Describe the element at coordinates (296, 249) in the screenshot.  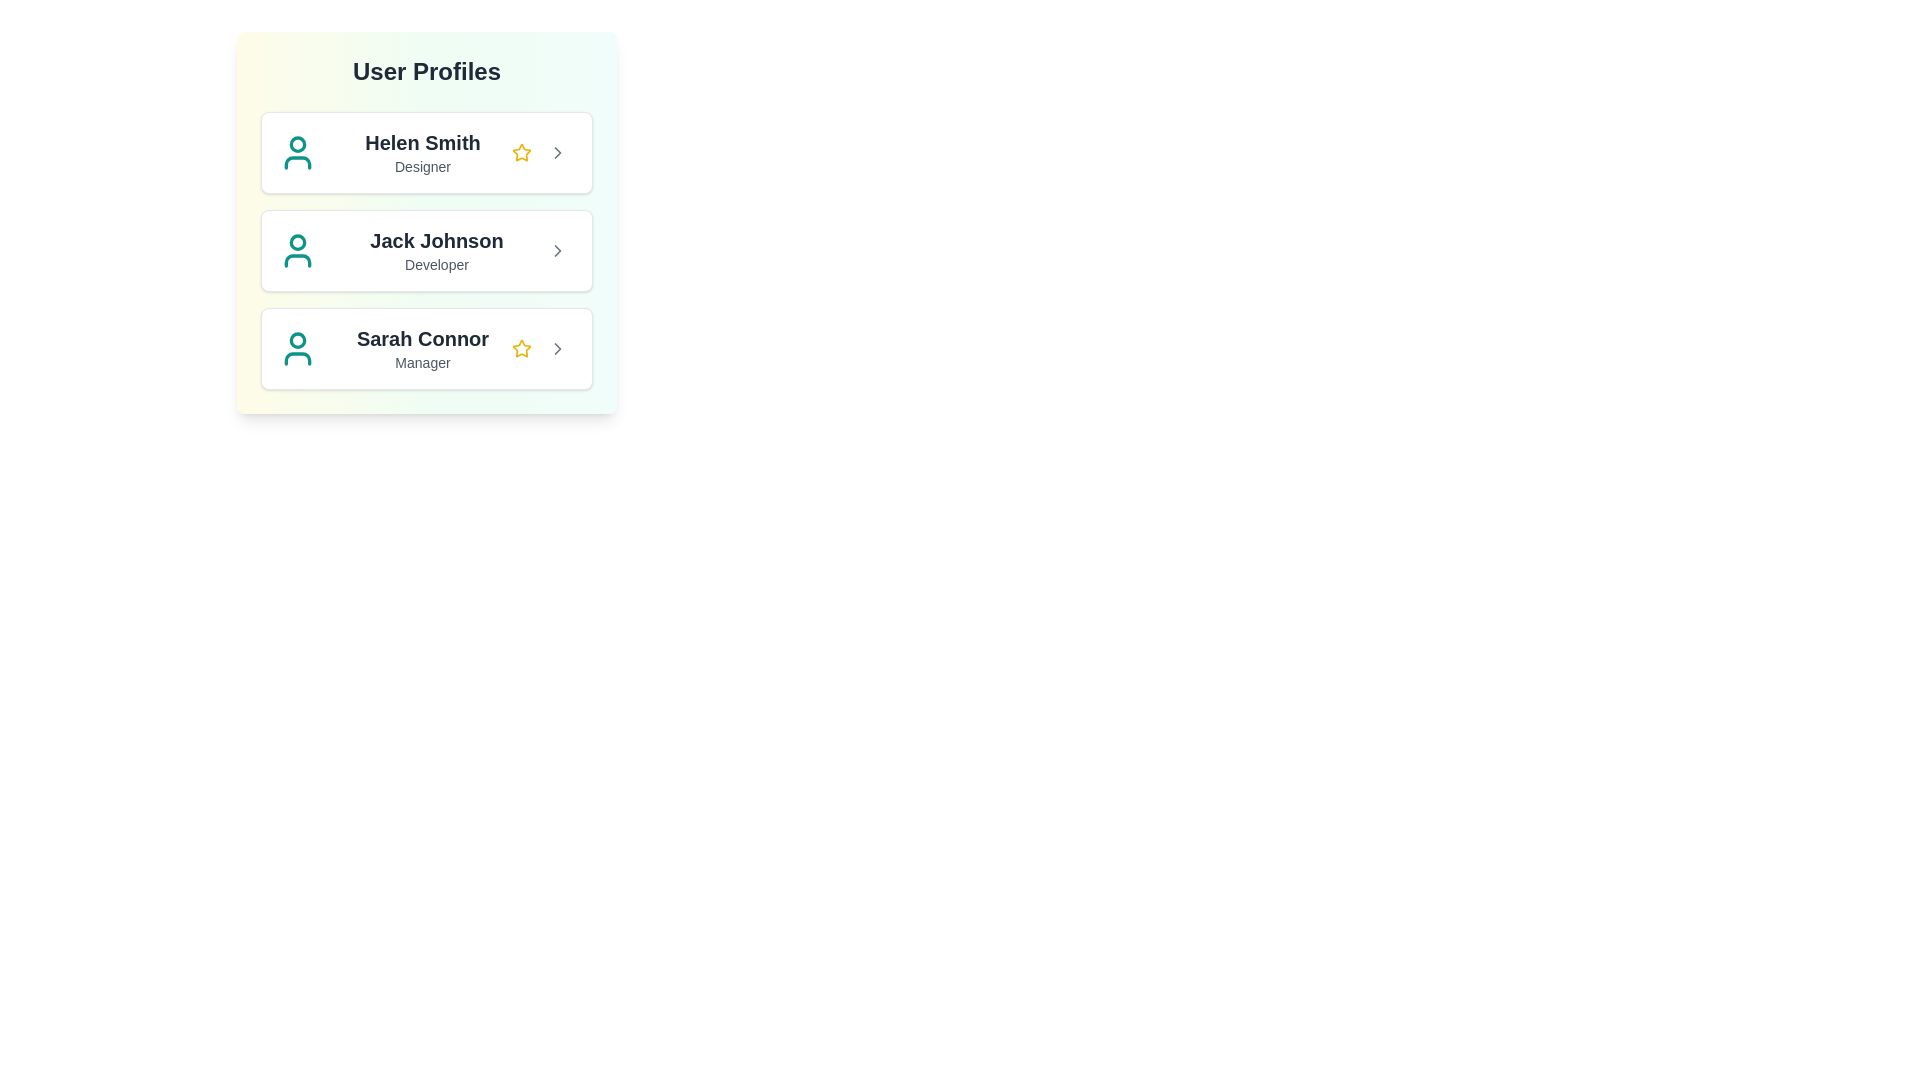
I see `the profile icon for Jack Johnson` at that location.